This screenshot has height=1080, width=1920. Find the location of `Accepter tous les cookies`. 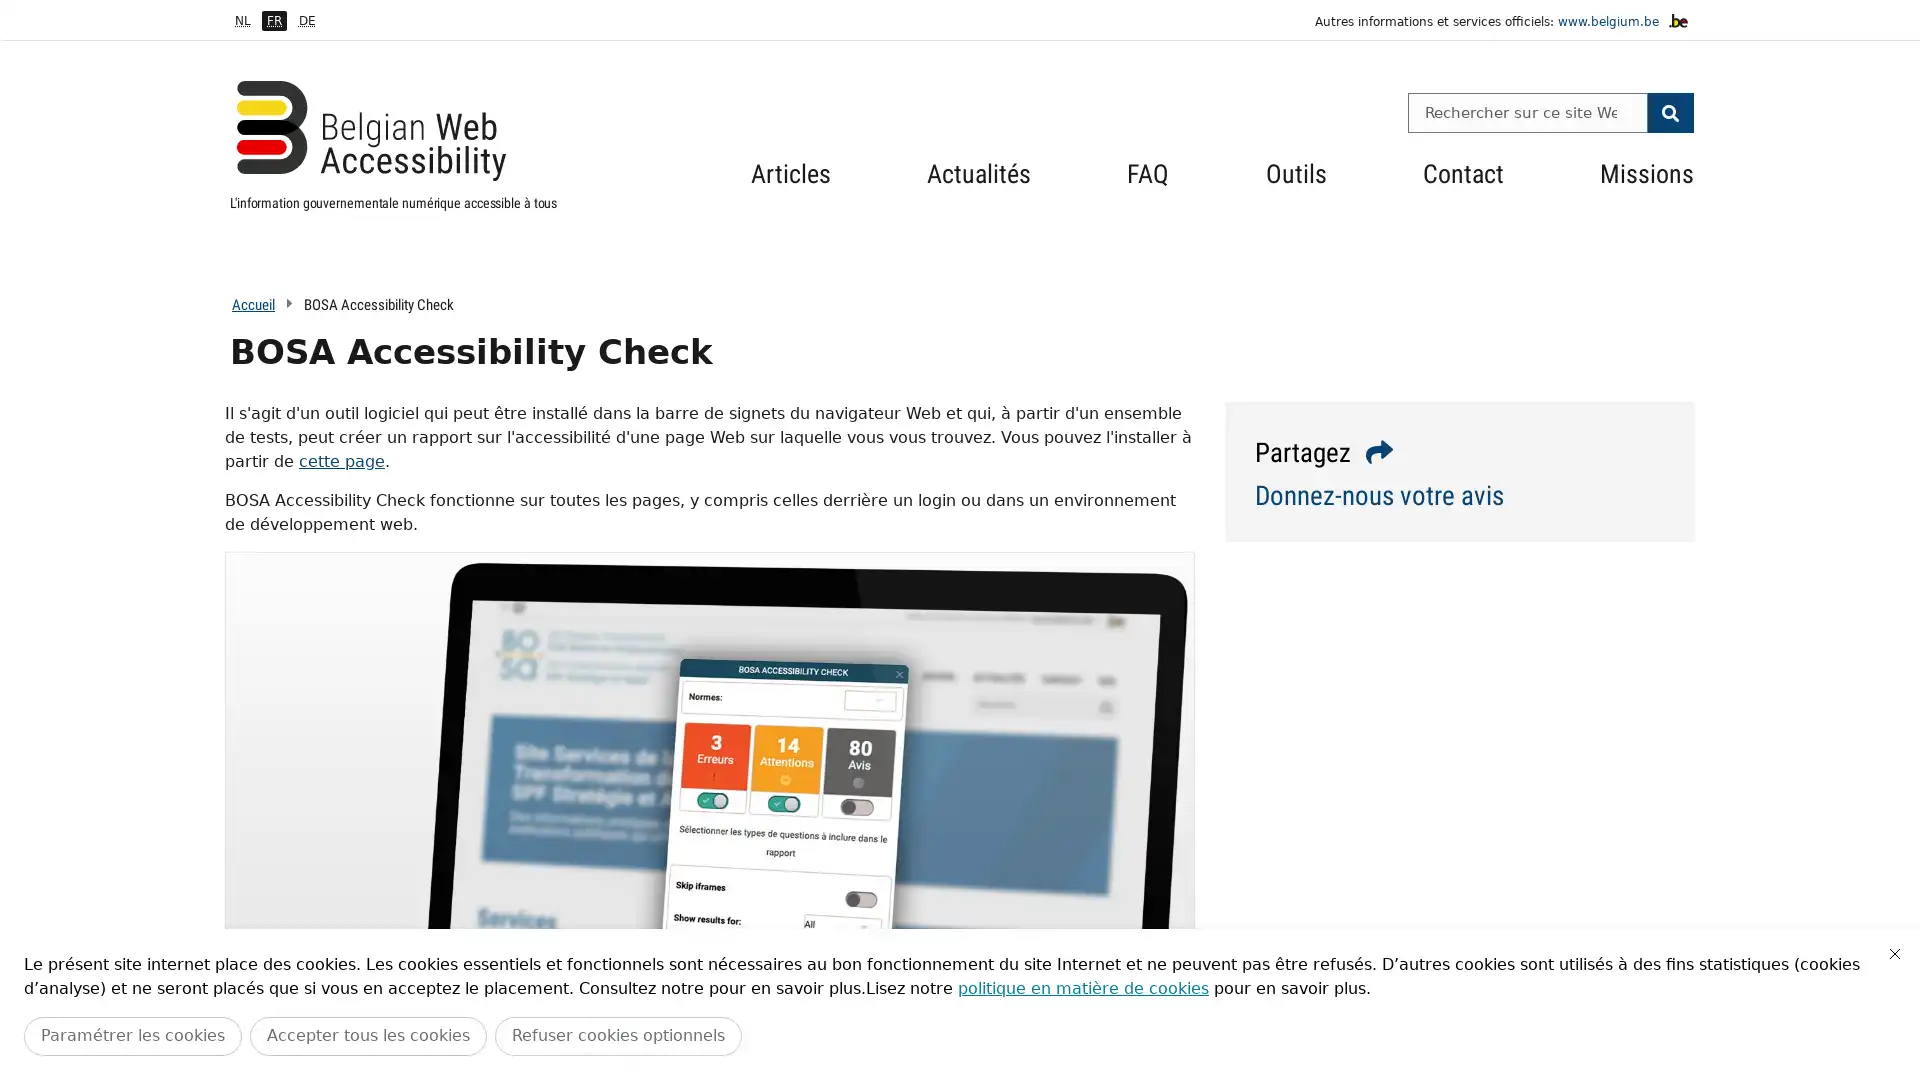

Accepter tous les cookies is located at coordinates (368, 1035).